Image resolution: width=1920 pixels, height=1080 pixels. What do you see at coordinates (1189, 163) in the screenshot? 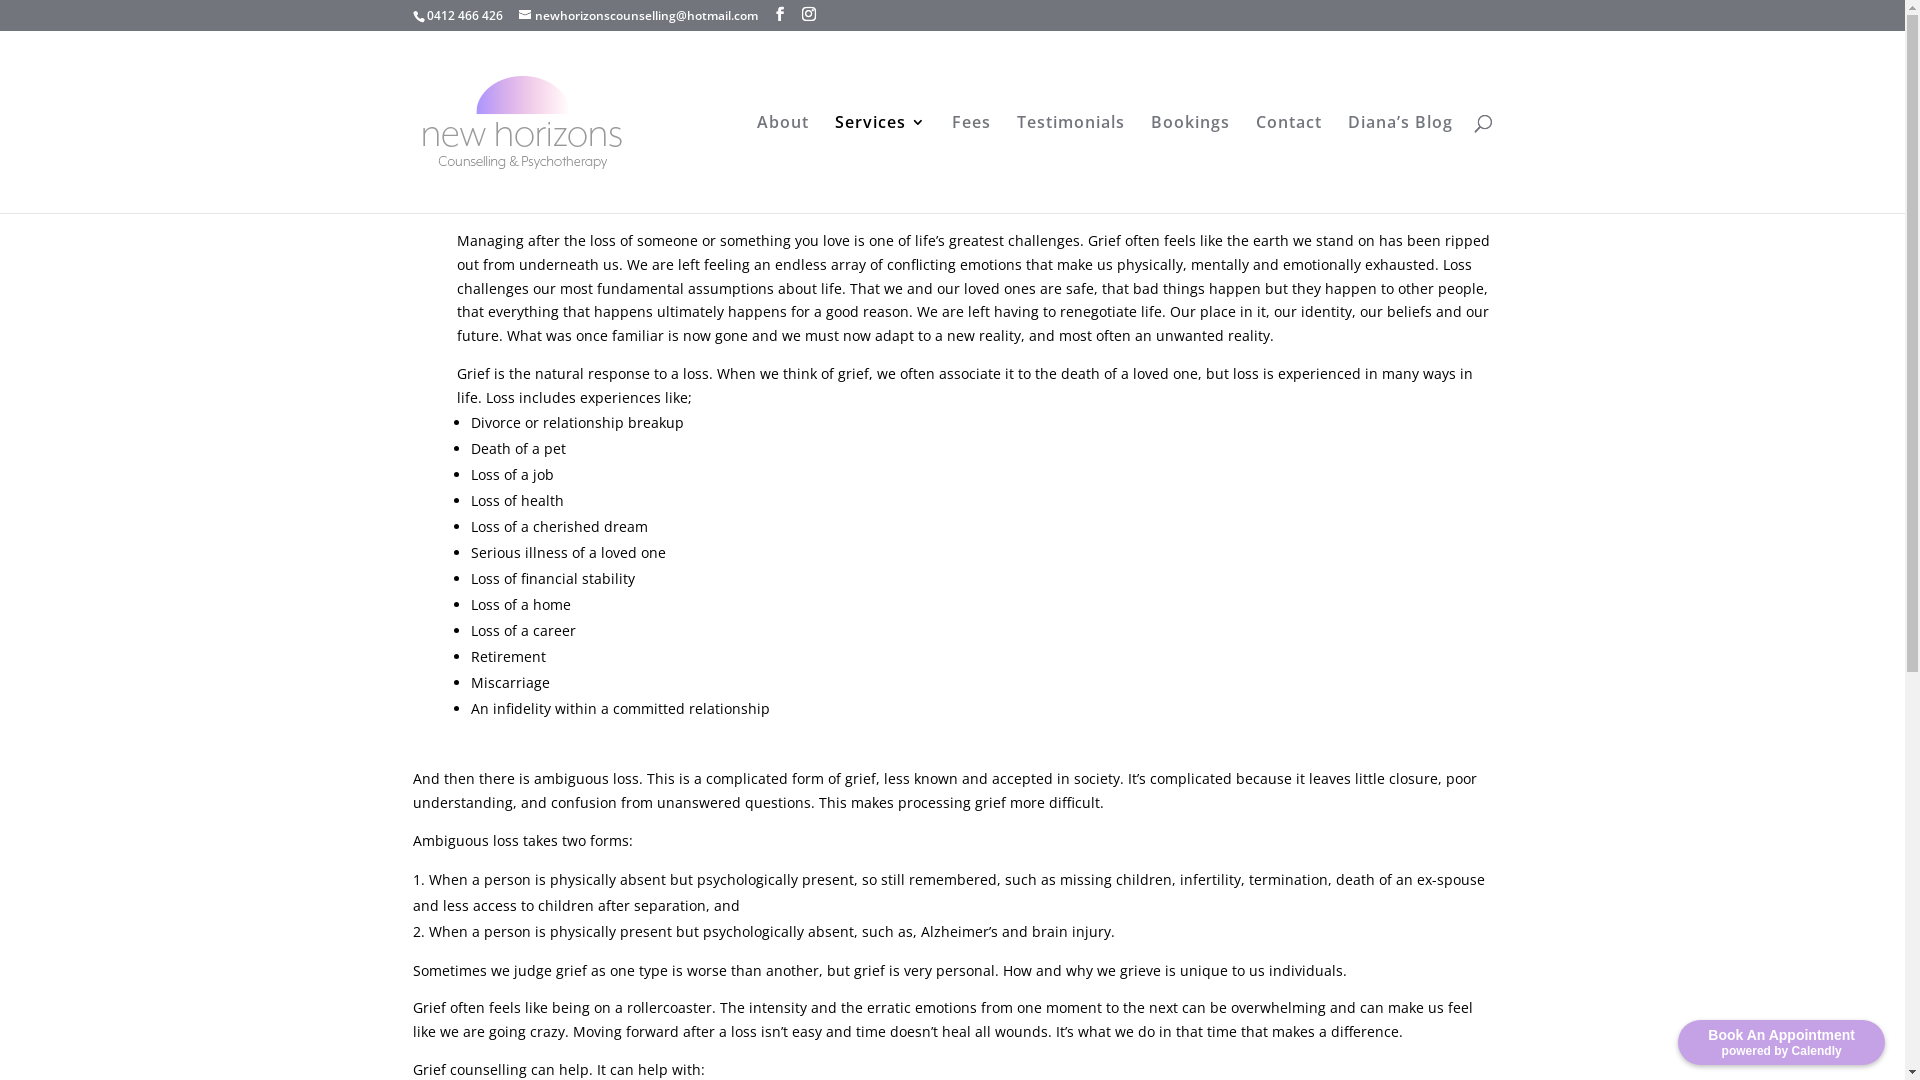
I see `'Bookings'` at bounding box center [1189, 163].